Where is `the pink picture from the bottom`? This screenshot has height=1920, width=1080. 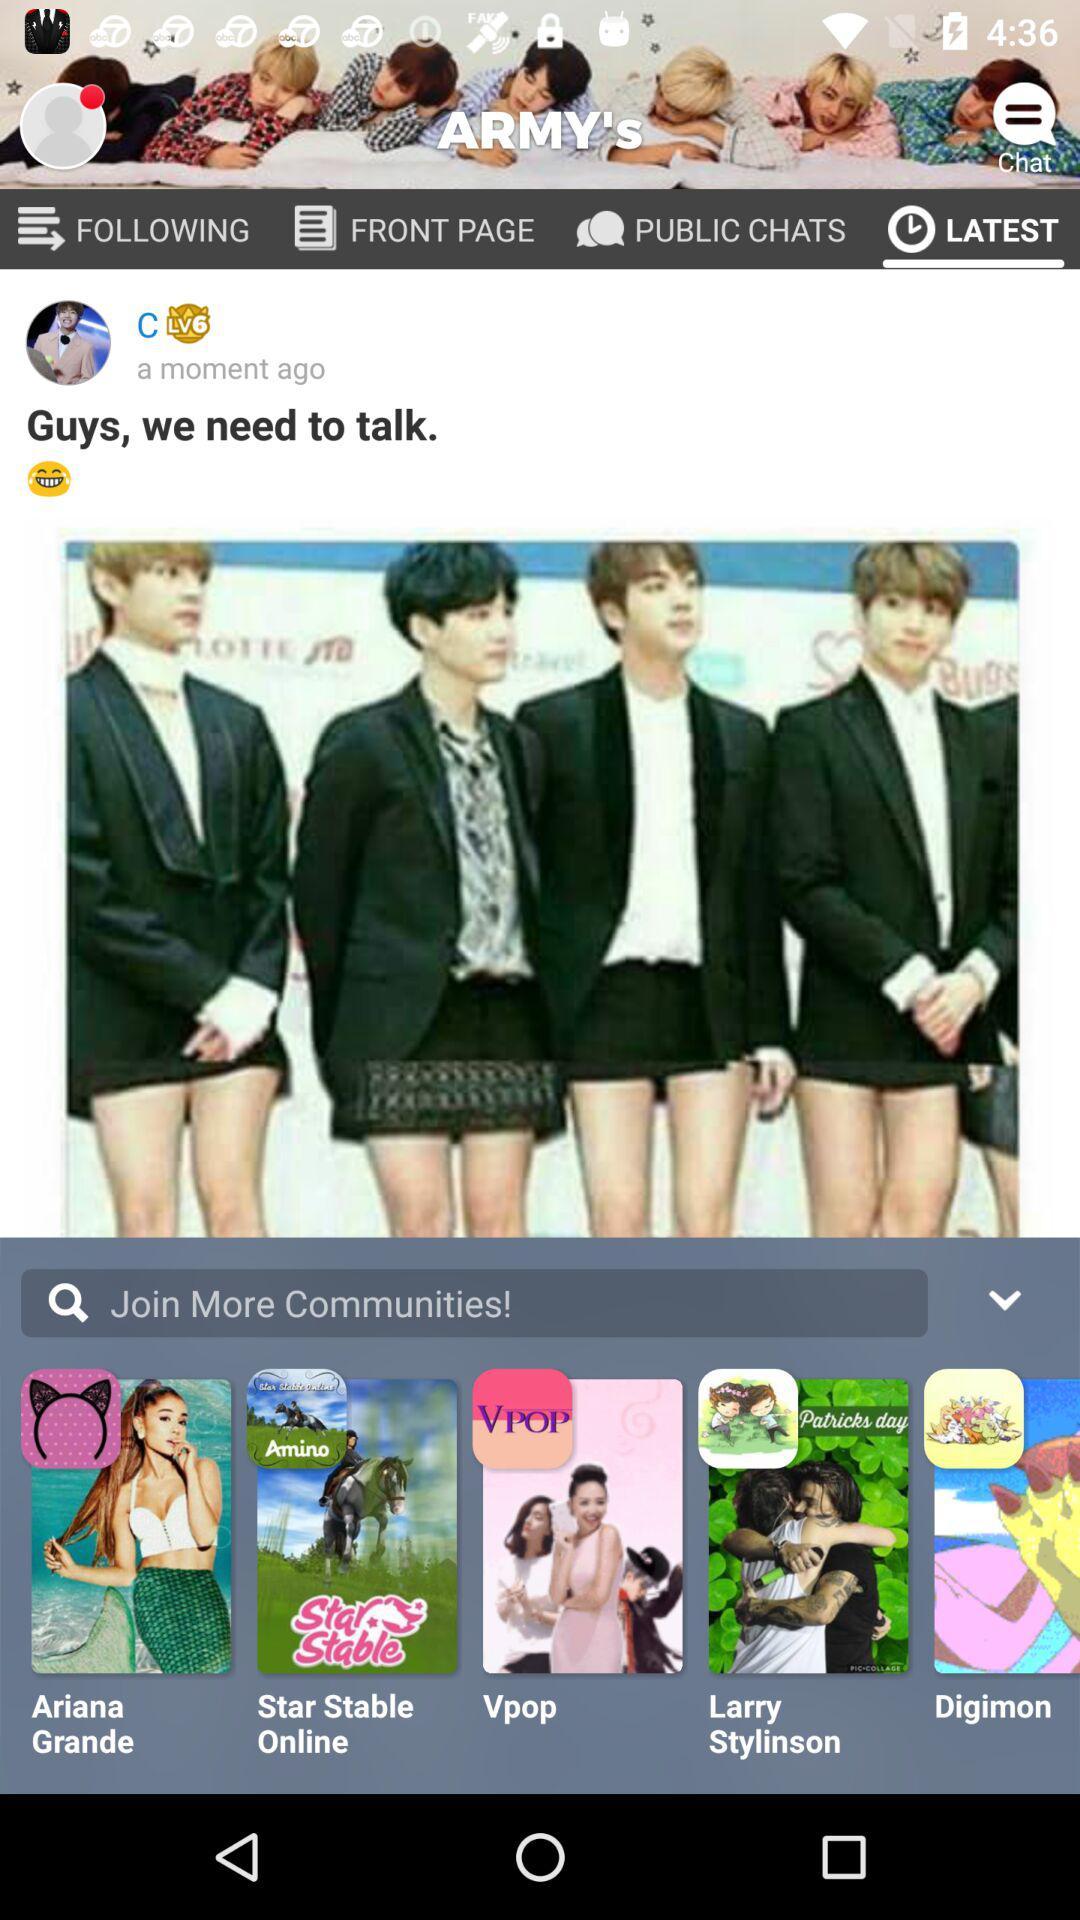 the pink picture from the bottom is located at coordinates (585, 1525).